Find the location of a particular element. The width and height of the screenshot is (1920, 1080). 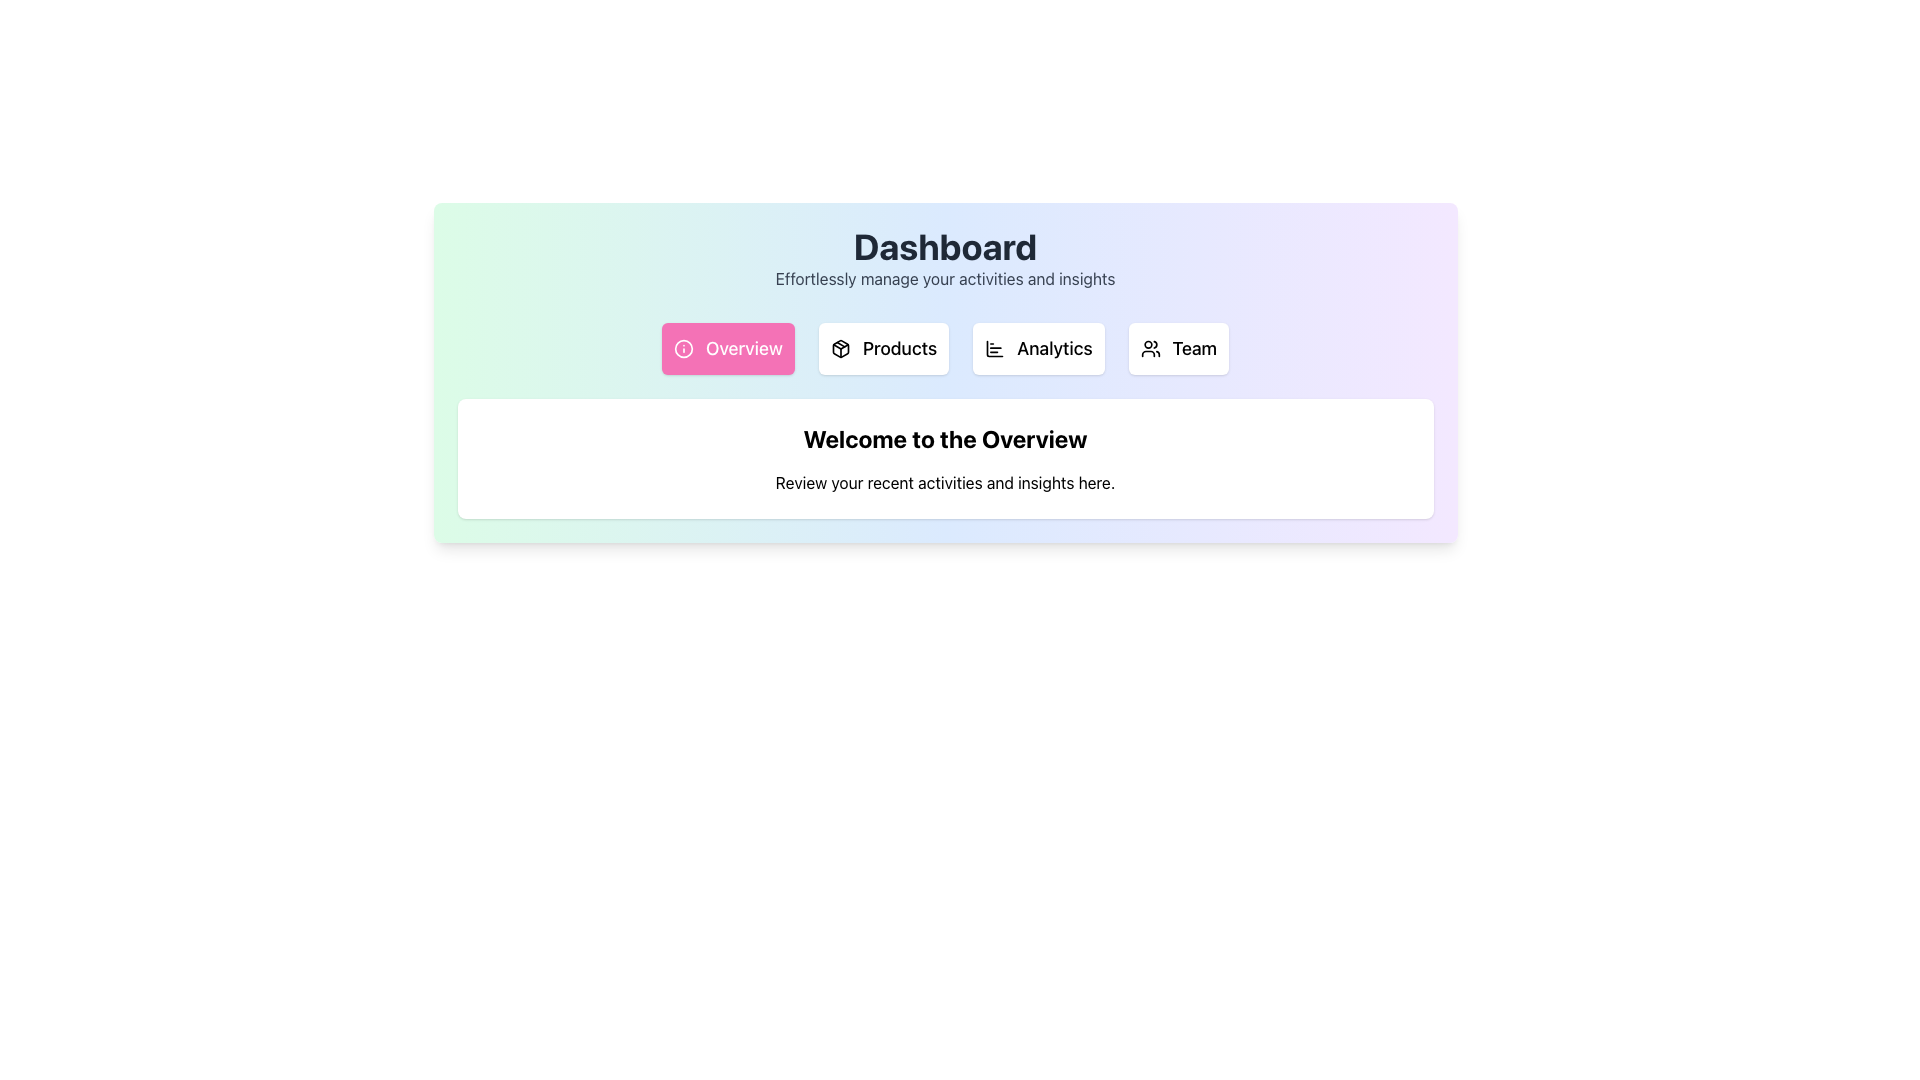

the 'Analytics' navigation button located centrally beneath the 'Dashboard' heading is located at coordinates (1037, 347).